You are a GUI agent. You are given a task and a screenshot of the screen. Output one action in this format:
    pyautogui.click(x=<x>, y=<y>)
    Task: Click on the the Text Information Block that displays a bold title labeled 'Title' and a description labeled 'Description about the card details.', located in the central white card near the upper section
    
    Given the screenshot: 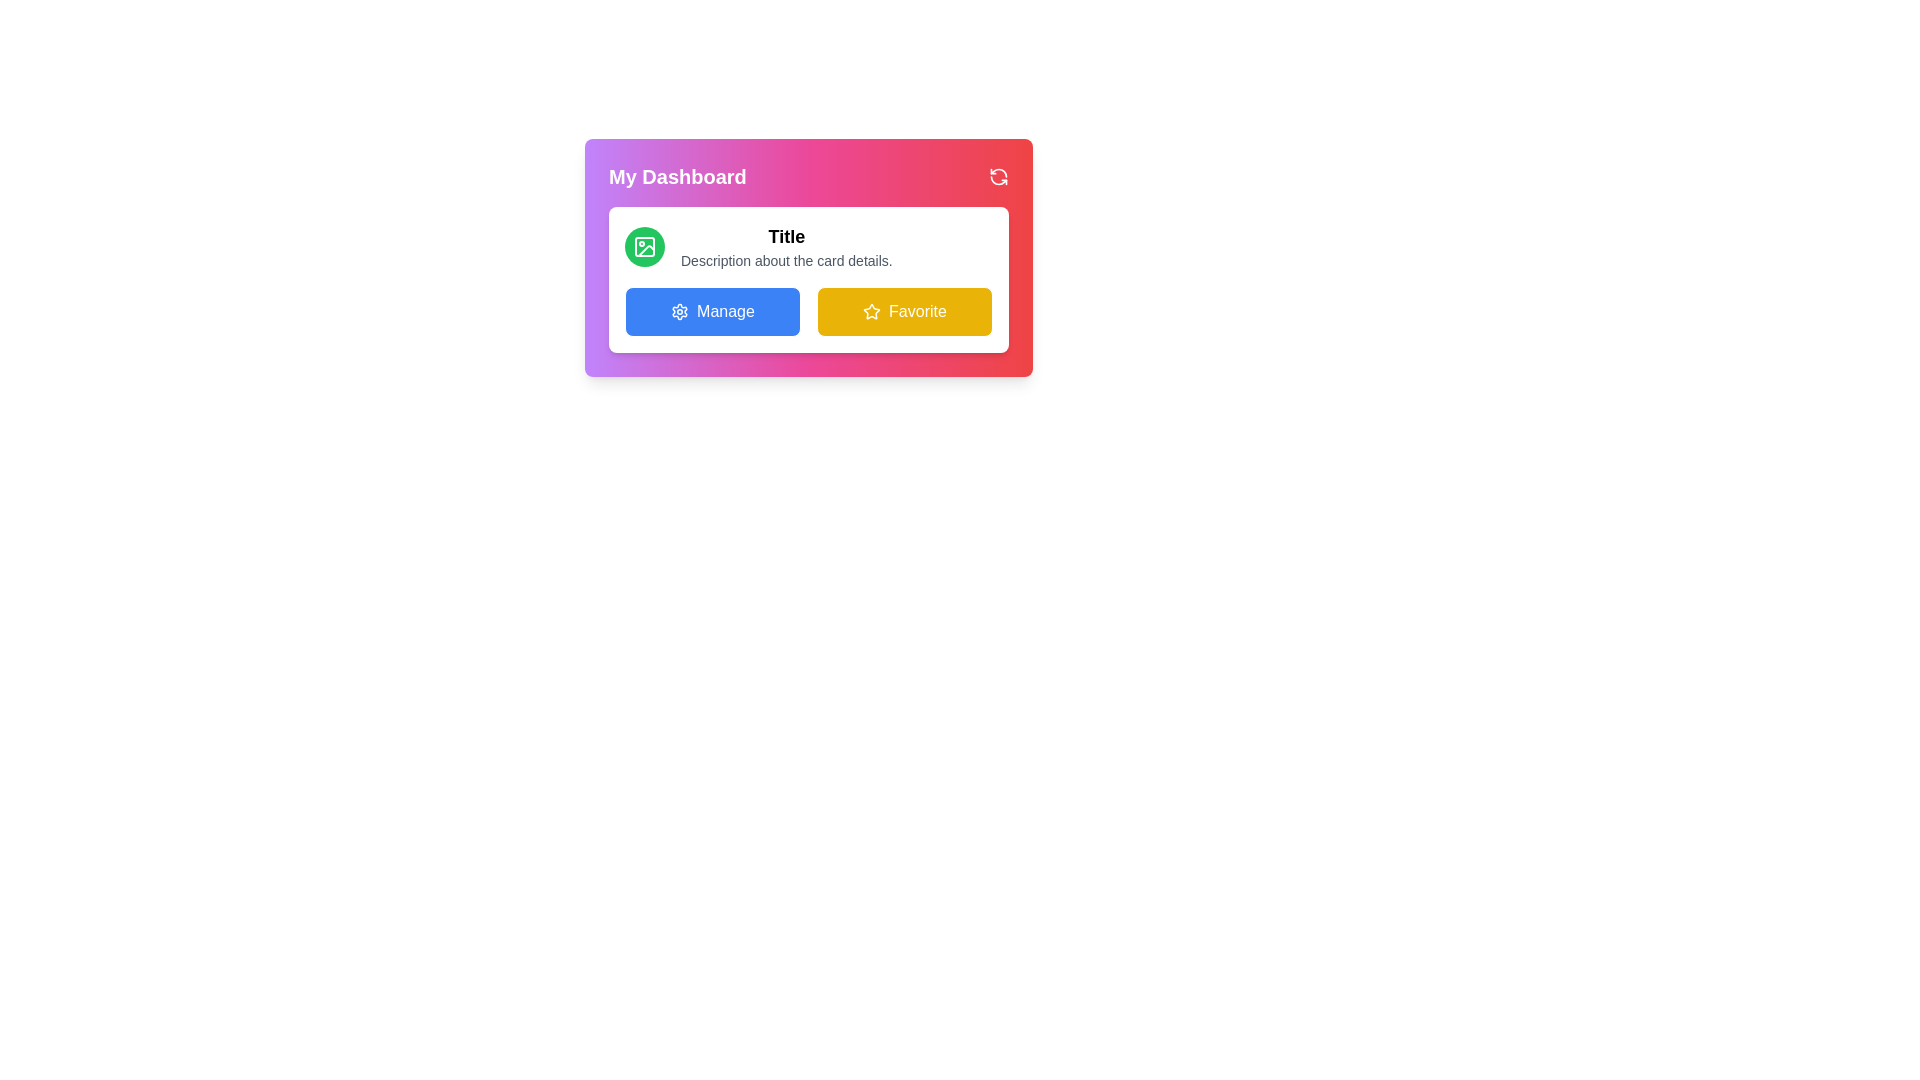 What is the action you would take?
    pyautogui.click(x=809, y=245)
    